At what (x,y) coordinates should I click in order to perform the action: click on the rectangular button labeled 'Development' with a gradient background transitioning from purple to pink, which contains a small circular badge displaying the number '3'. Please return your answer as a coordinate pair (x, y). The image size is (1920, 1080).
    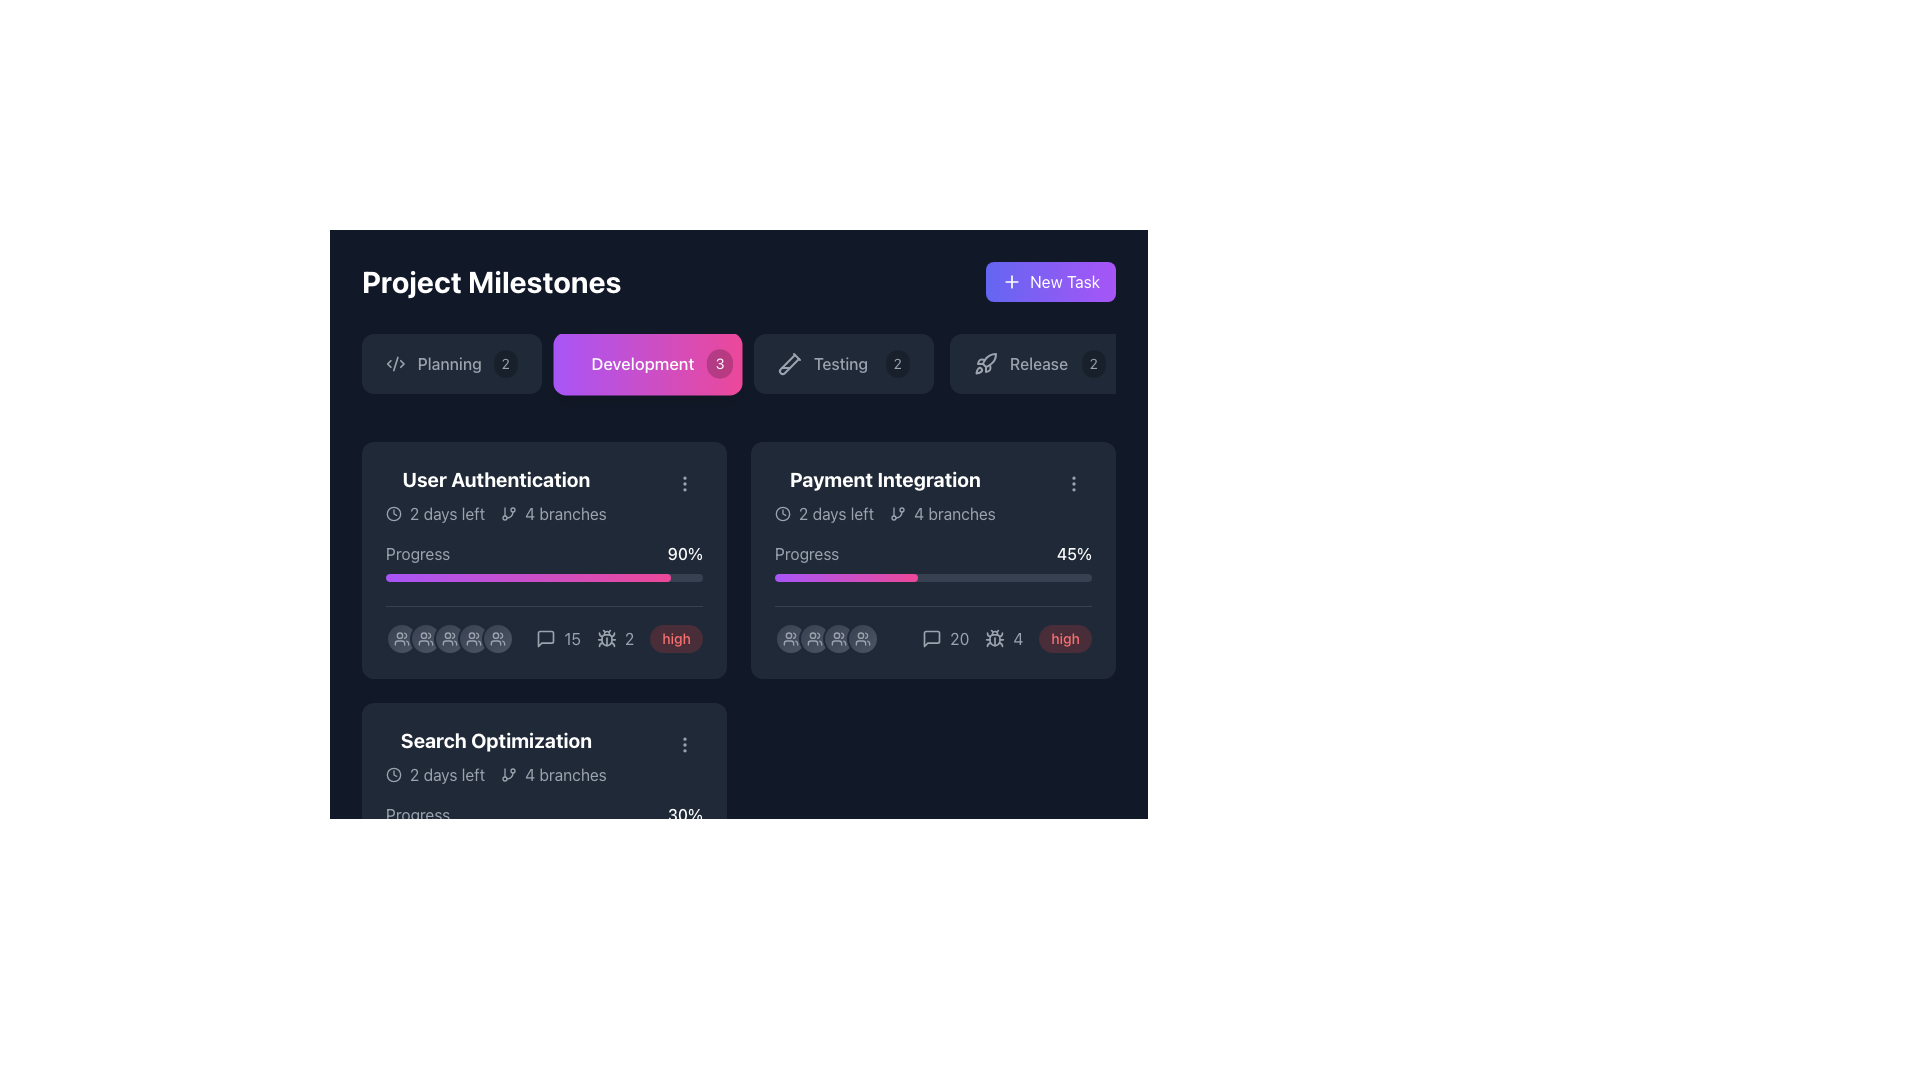
    Looking at the image, I should click on (648, 363).